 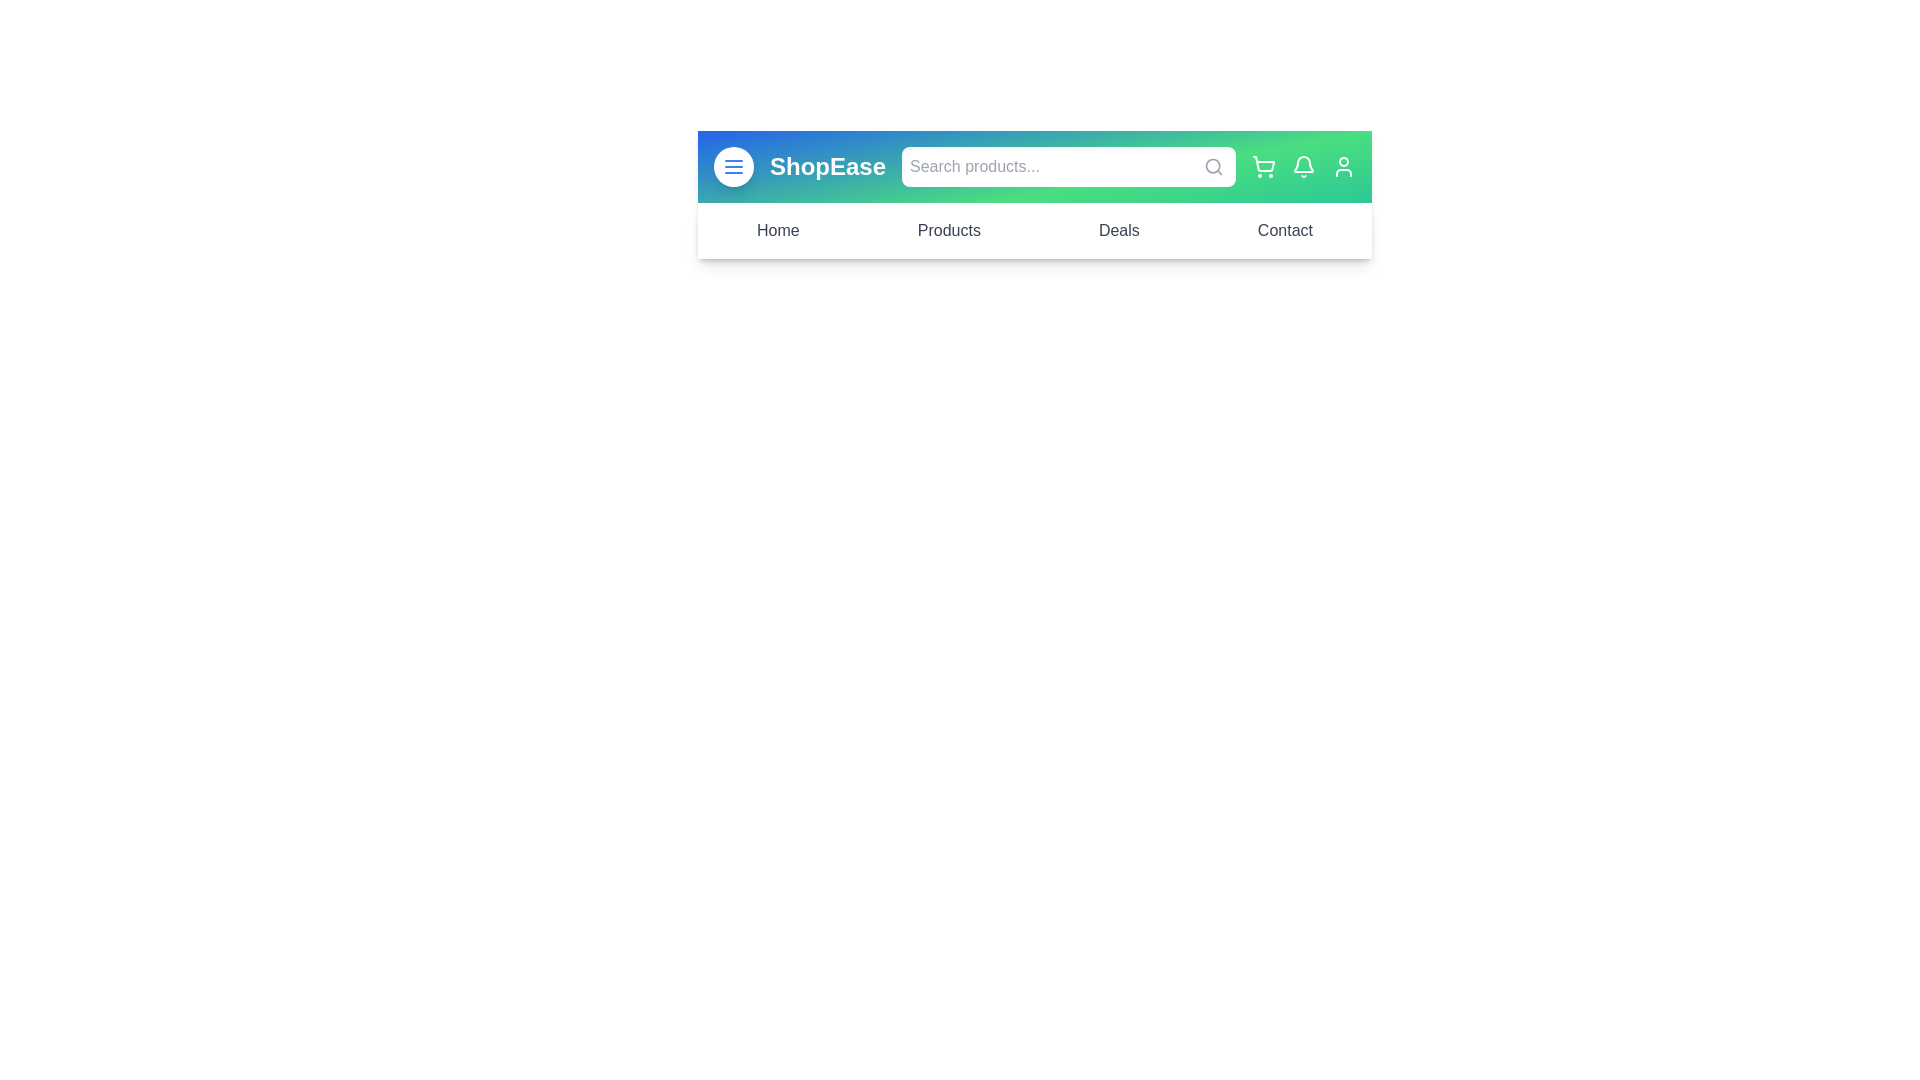 I want to click on the Home navigation link, so click(x=776, y=230).